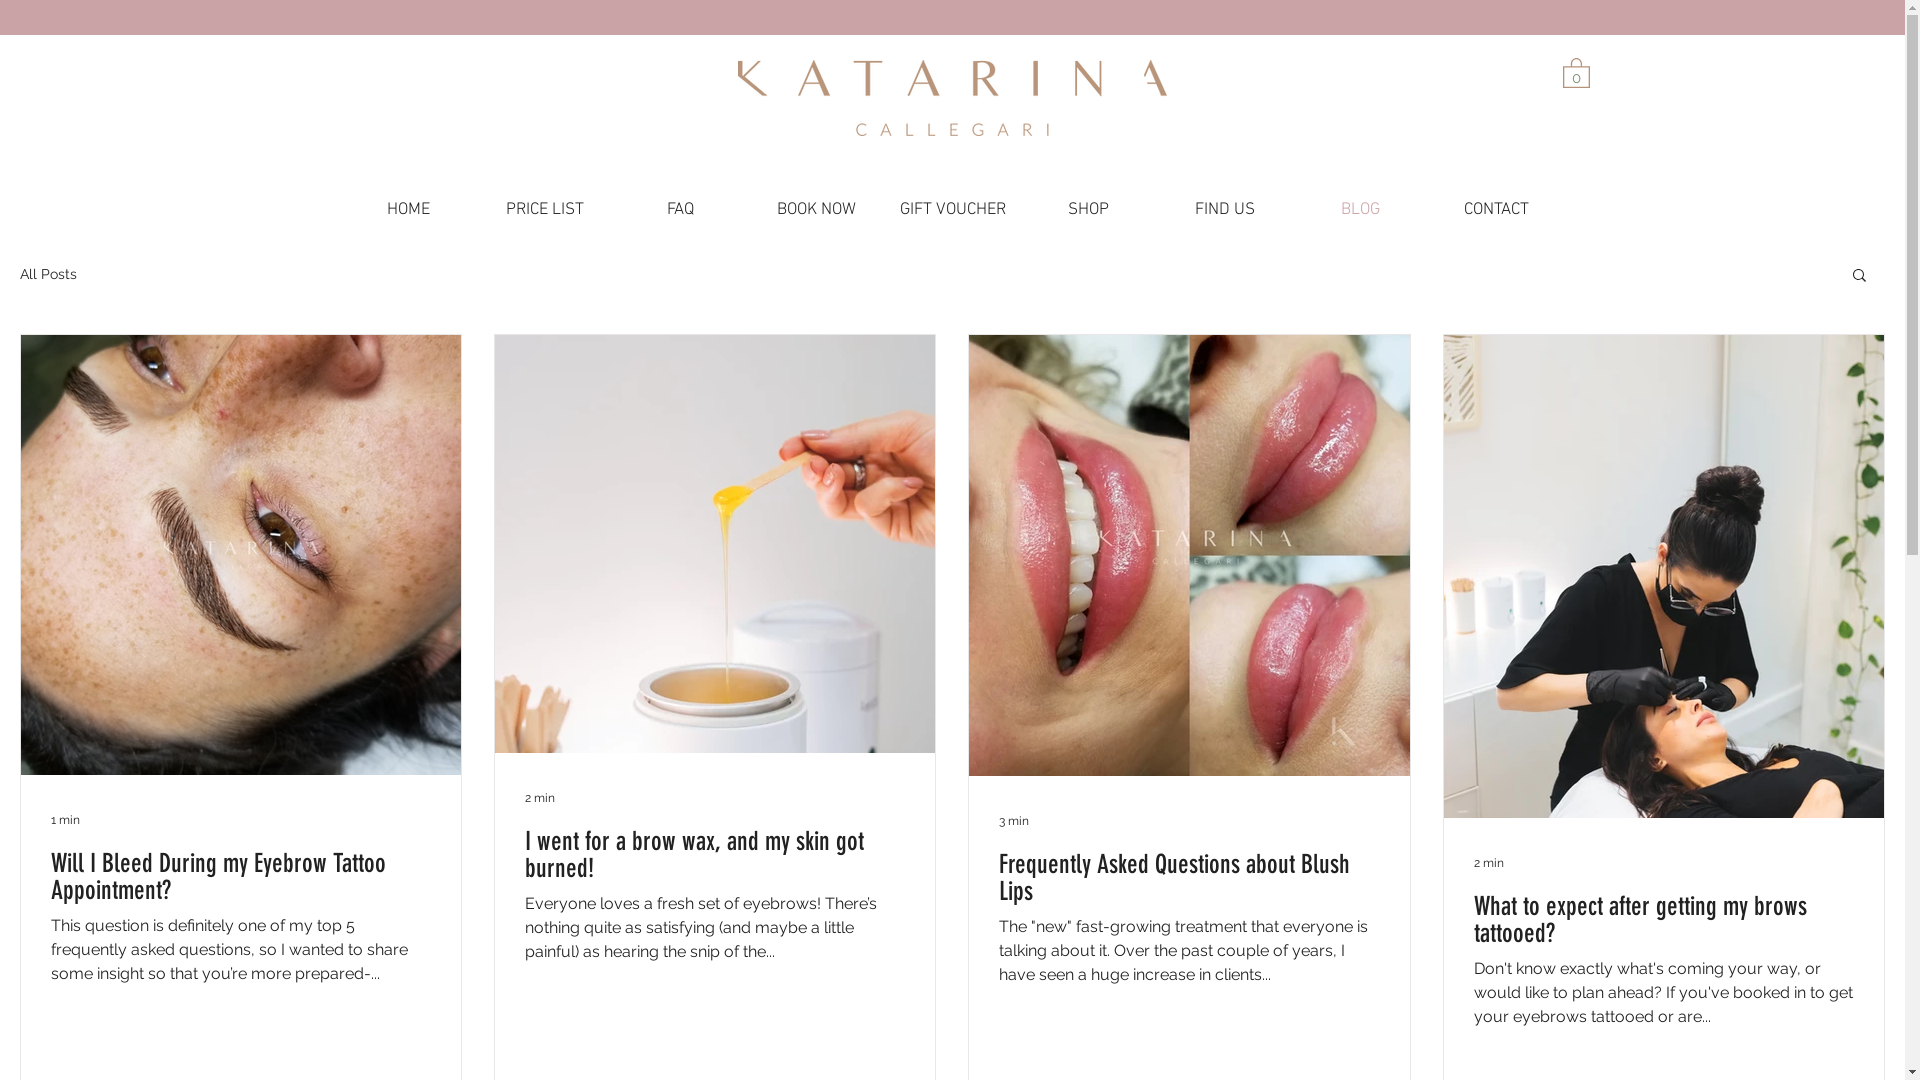  What do you see at coordinates (816, 209) in the screenshot?
I see `'BOOK NOW'` at bounding box center [816, 209].